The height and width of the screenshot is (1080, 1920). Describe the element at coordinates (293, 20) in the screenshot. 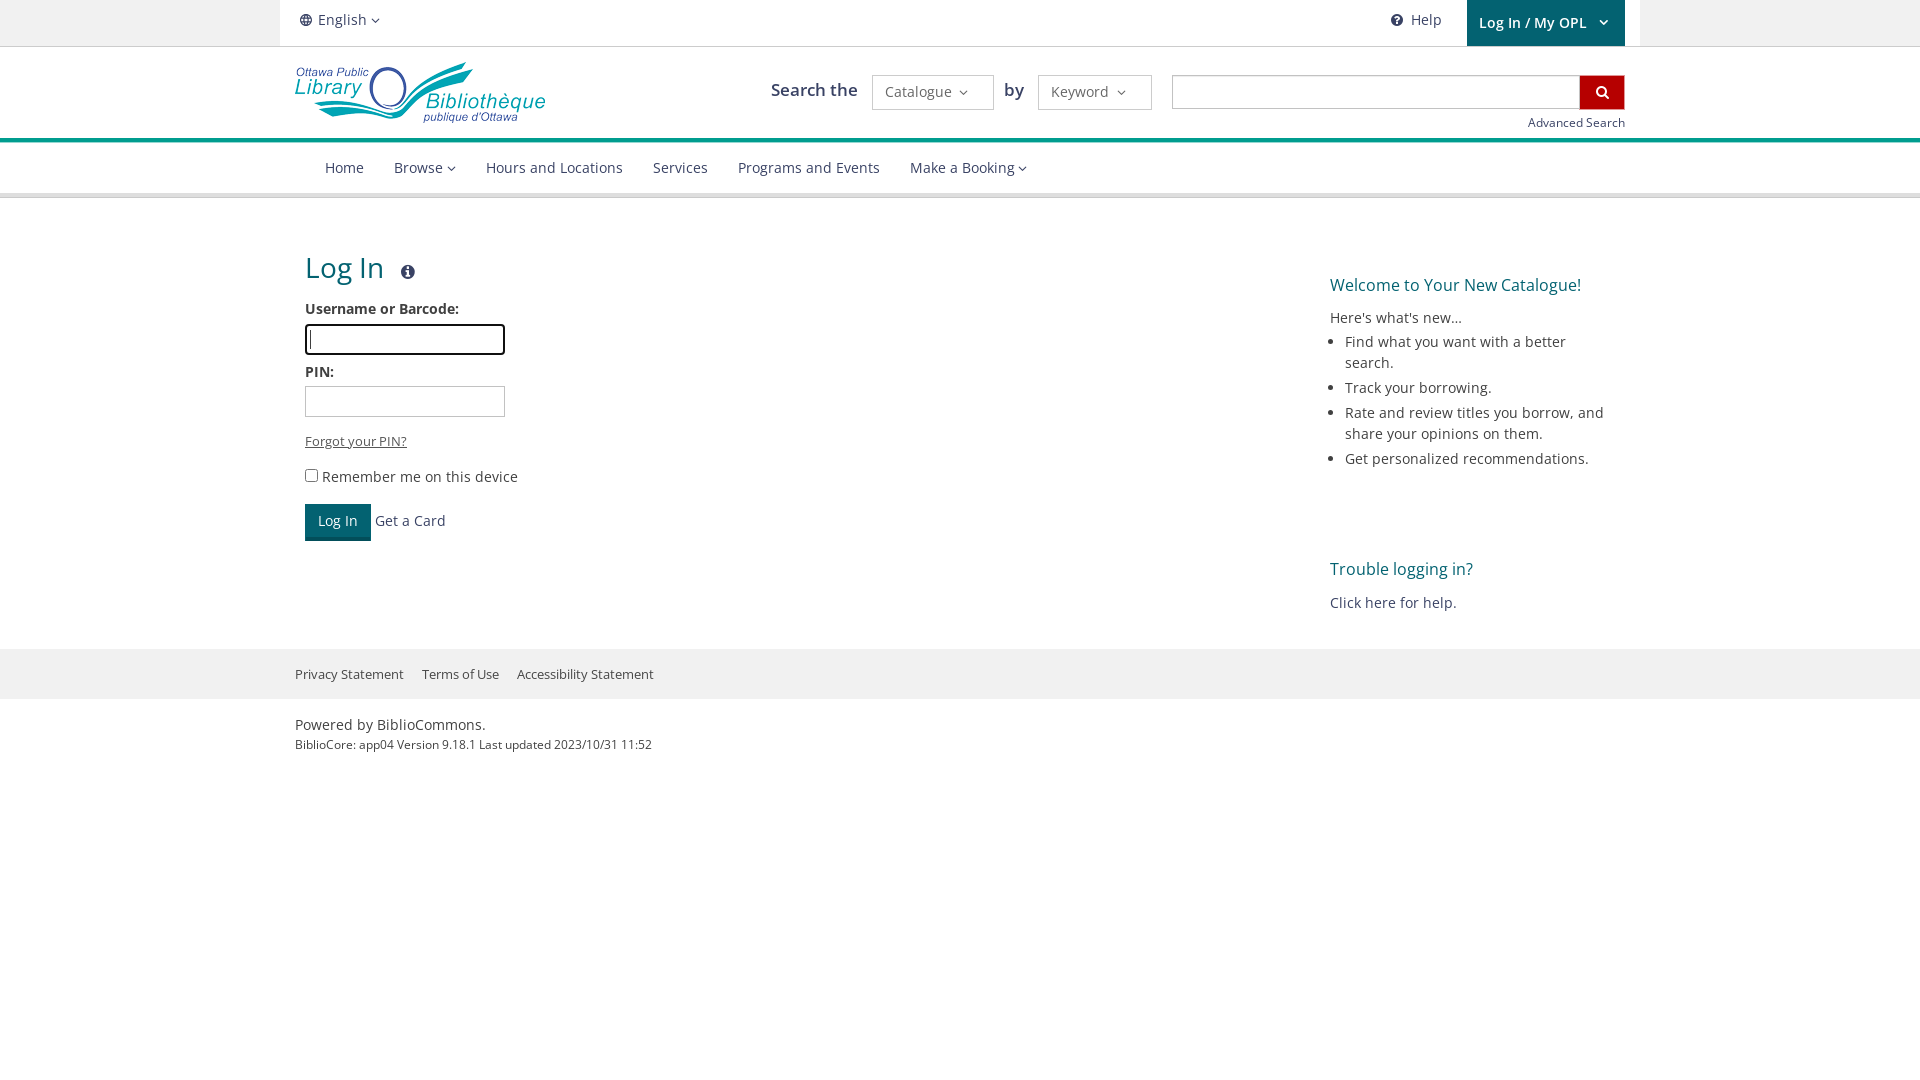

I see `'English` at that location.